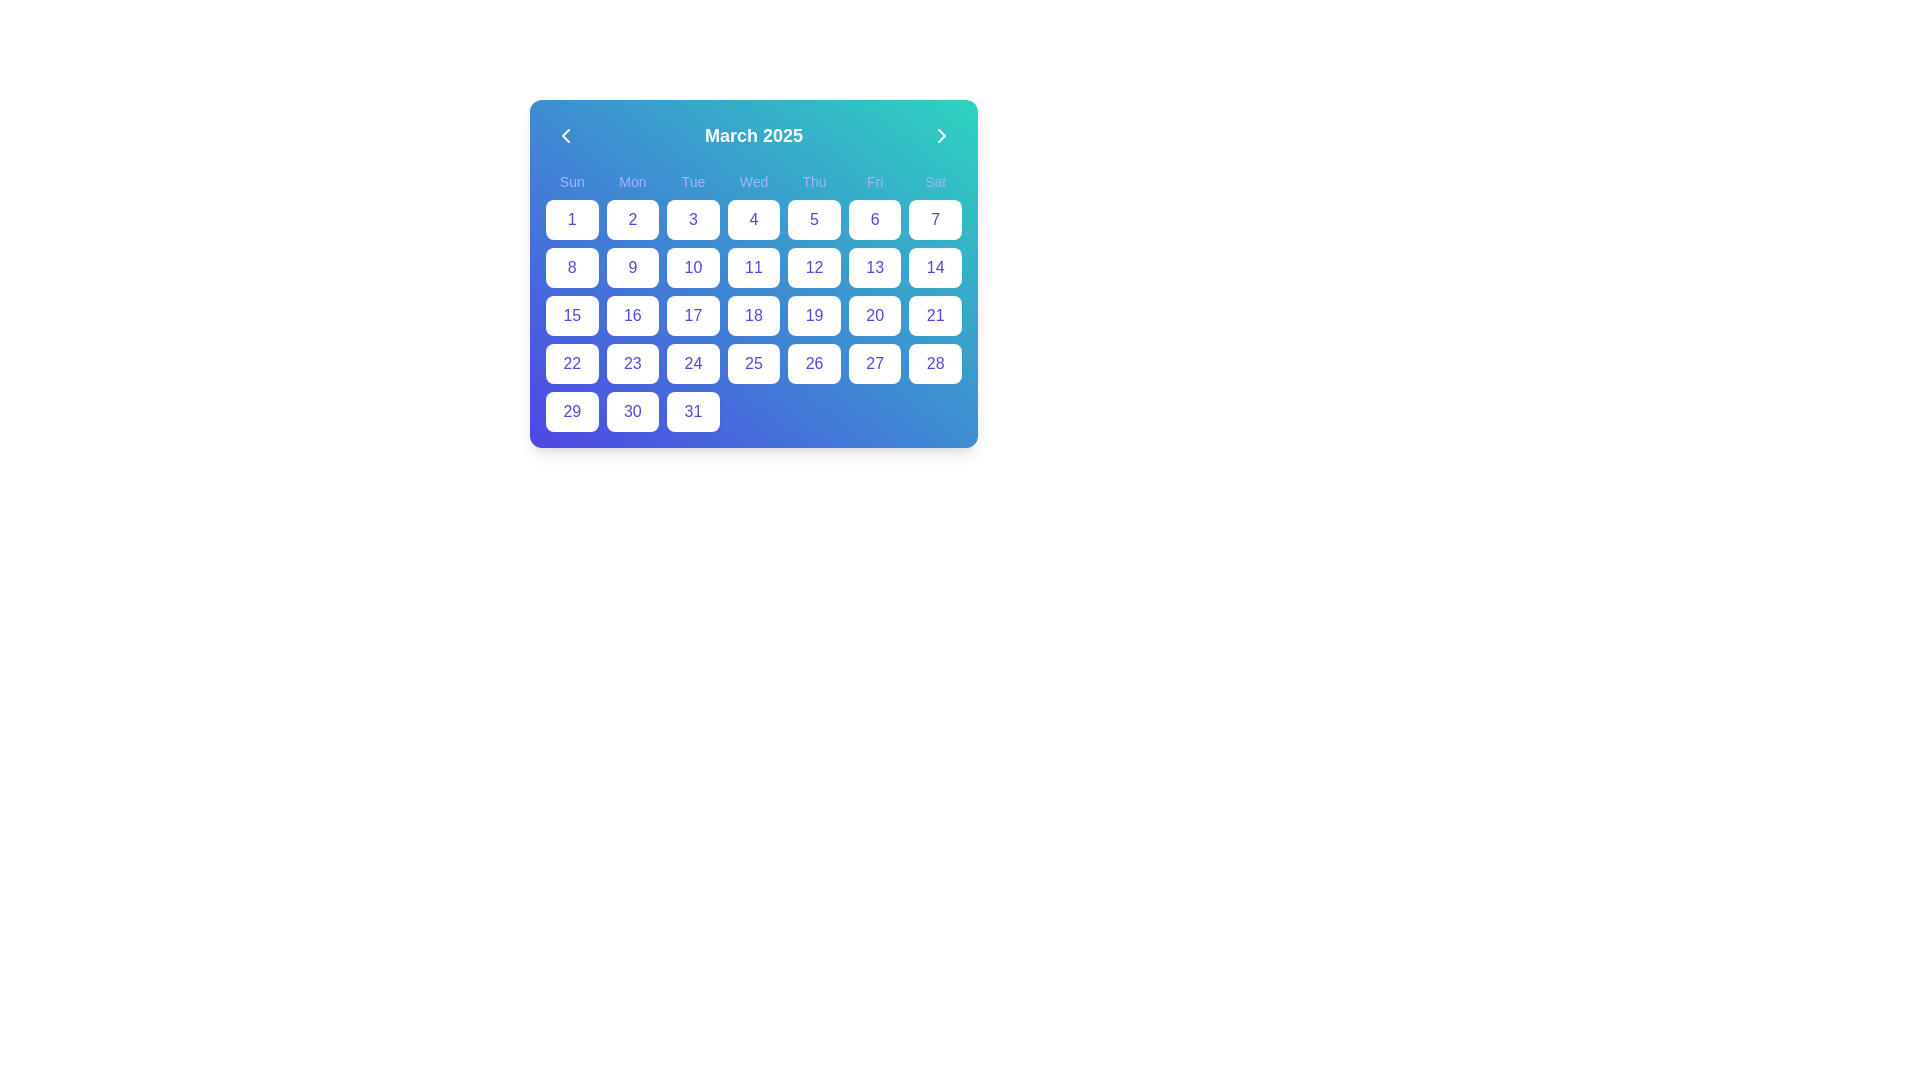  What do you see at coordinates (814, 315) in the screenshot?
I see `the date button` at bounding box center [814, 315].